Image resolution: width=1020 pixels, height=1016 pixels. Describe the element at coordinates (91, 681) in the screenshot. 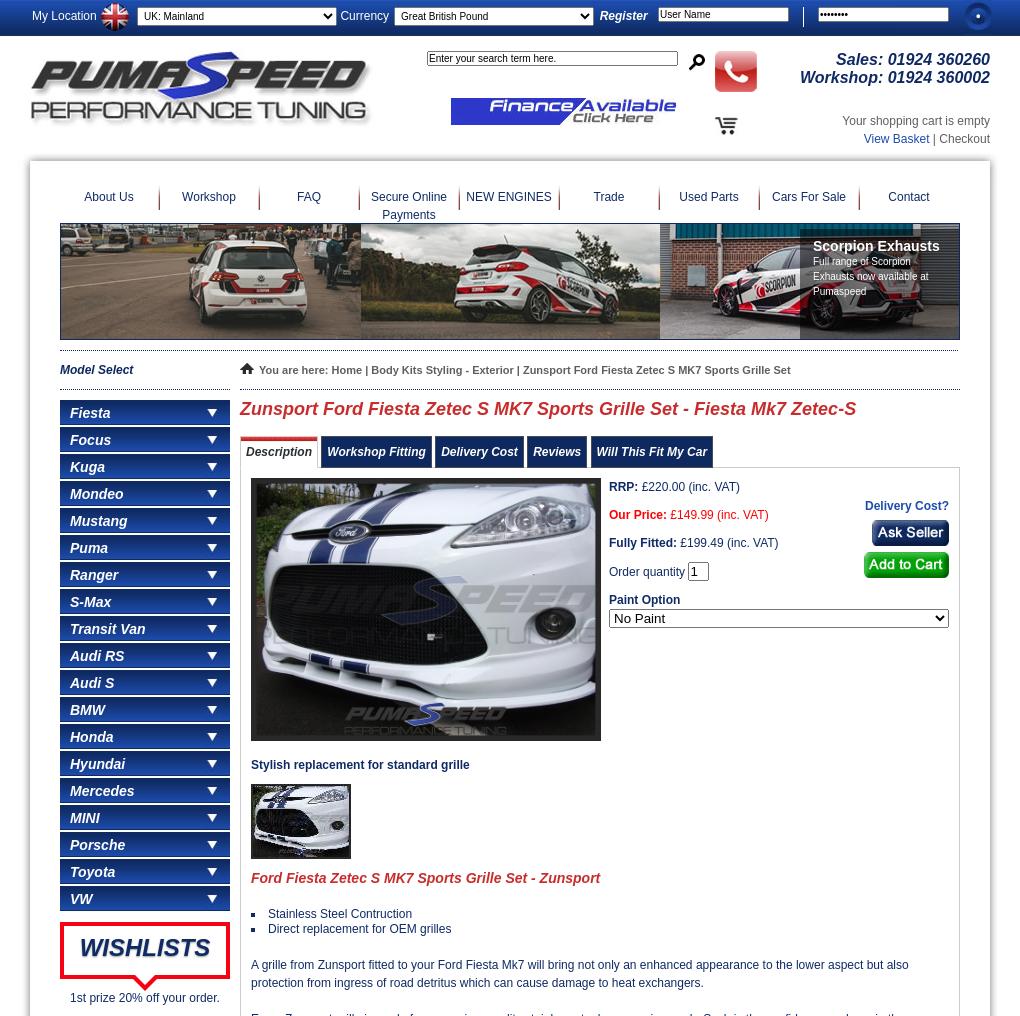

I see `'Audi S'` at that location.